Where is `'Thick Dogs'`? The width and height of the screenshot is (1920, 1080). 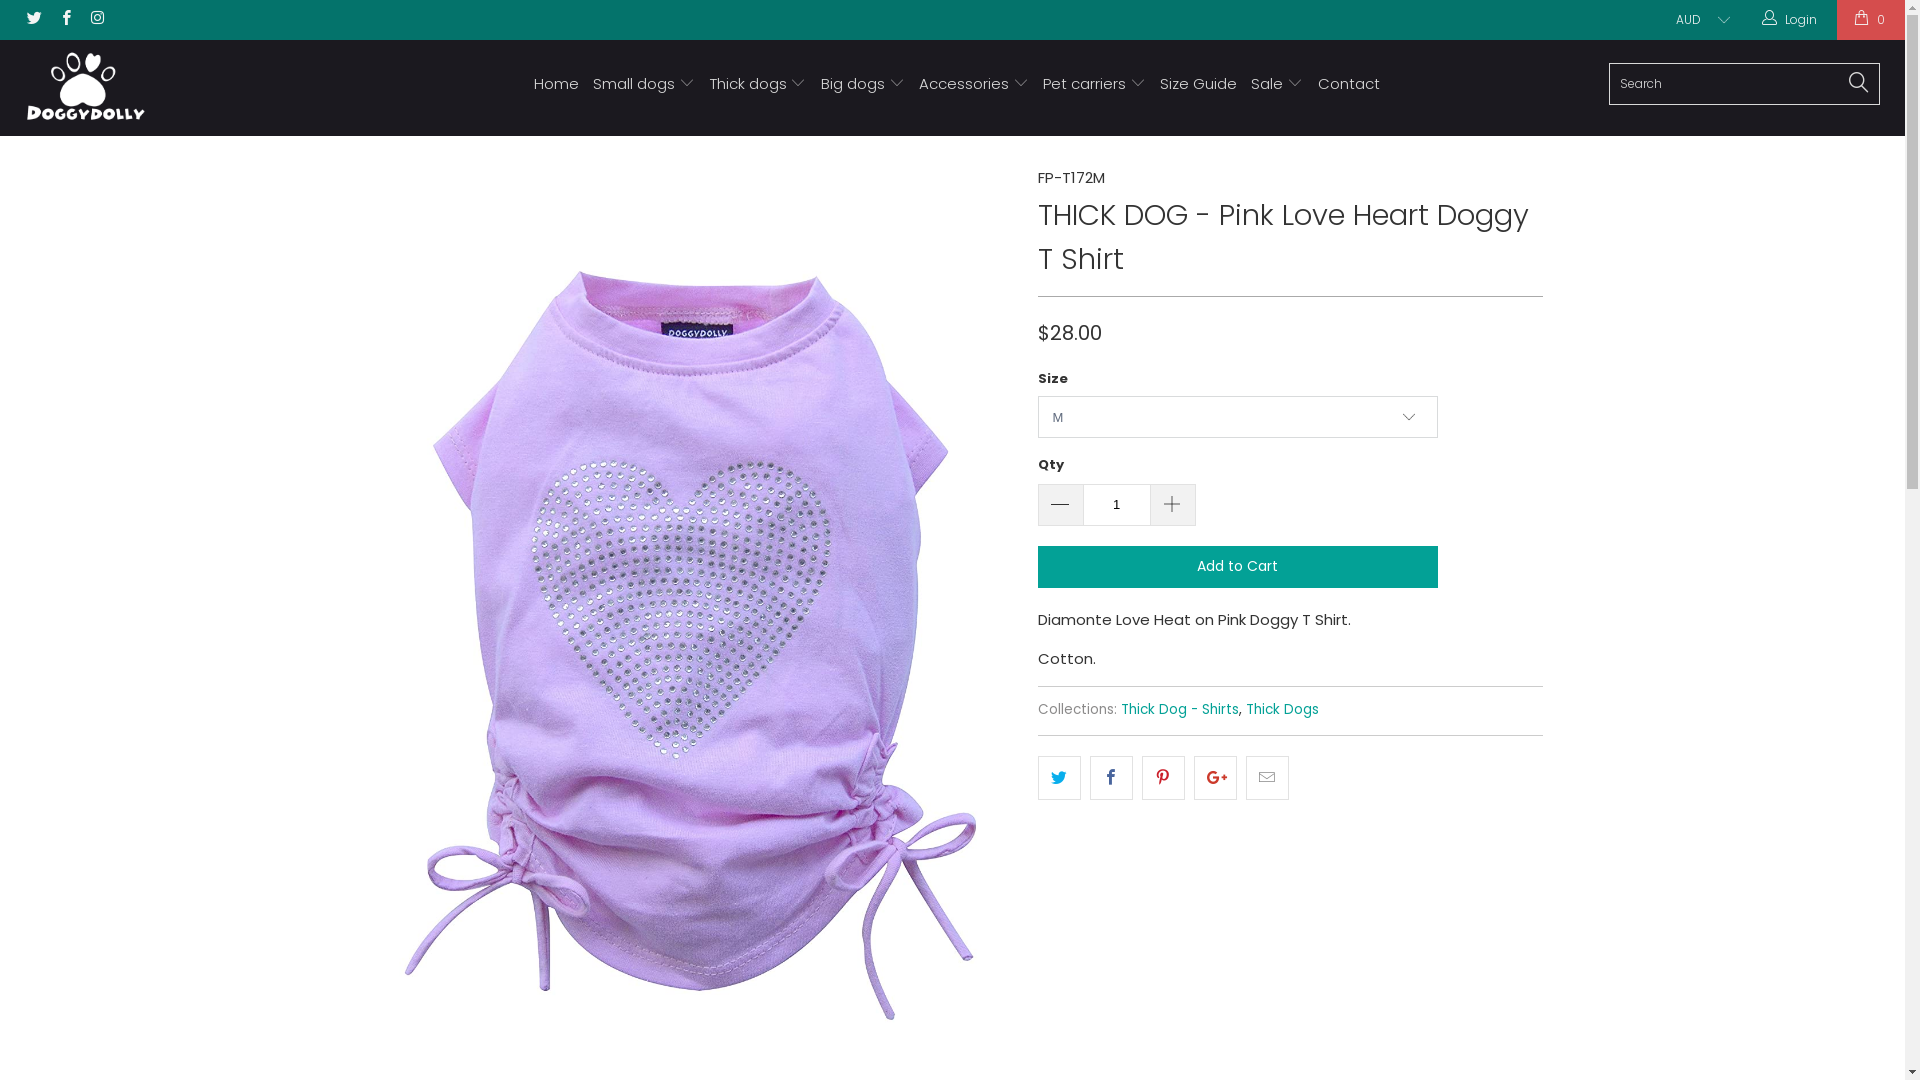
'Thick Dogs' is located at coordinates (1245, 708).